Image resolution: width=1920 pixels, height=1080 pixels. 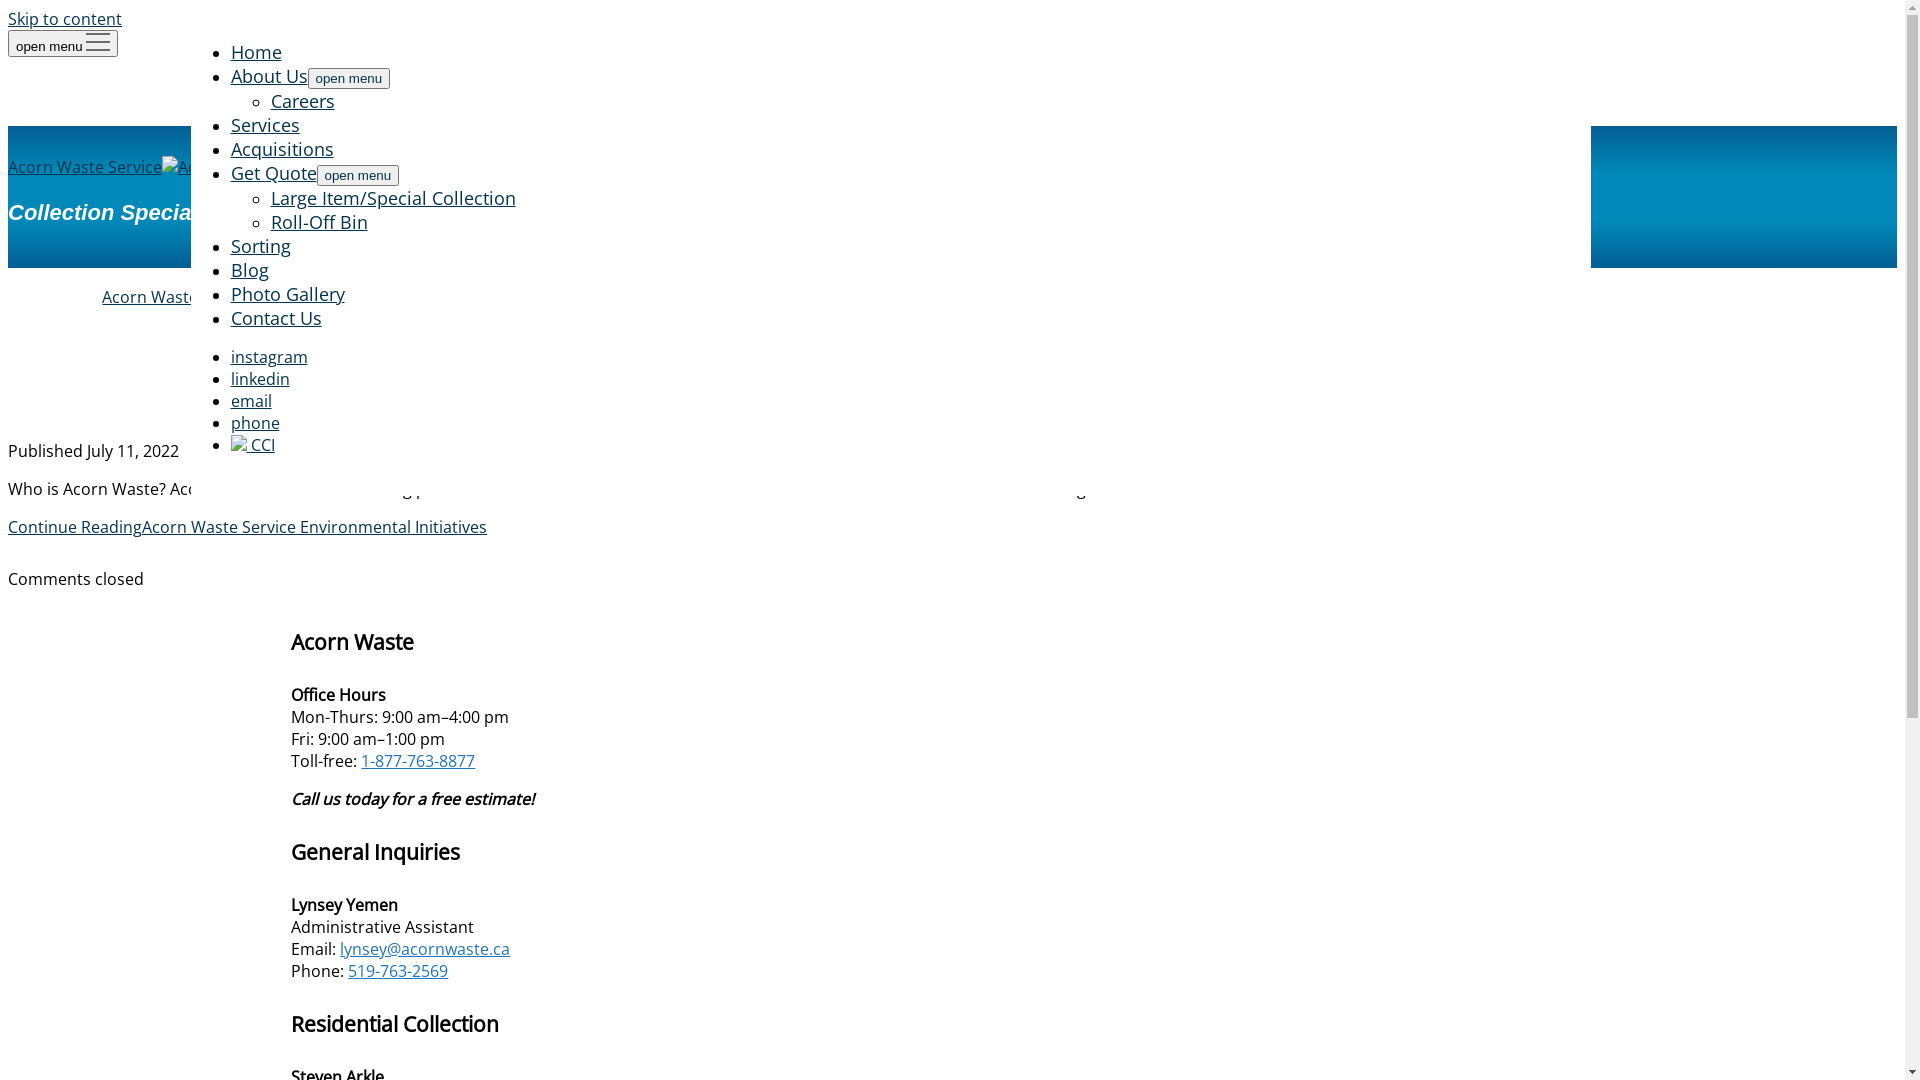 What do you see at coordinates (230, 124) in the screenshot?
I see `'Services'` at bounding box center [230, 124].